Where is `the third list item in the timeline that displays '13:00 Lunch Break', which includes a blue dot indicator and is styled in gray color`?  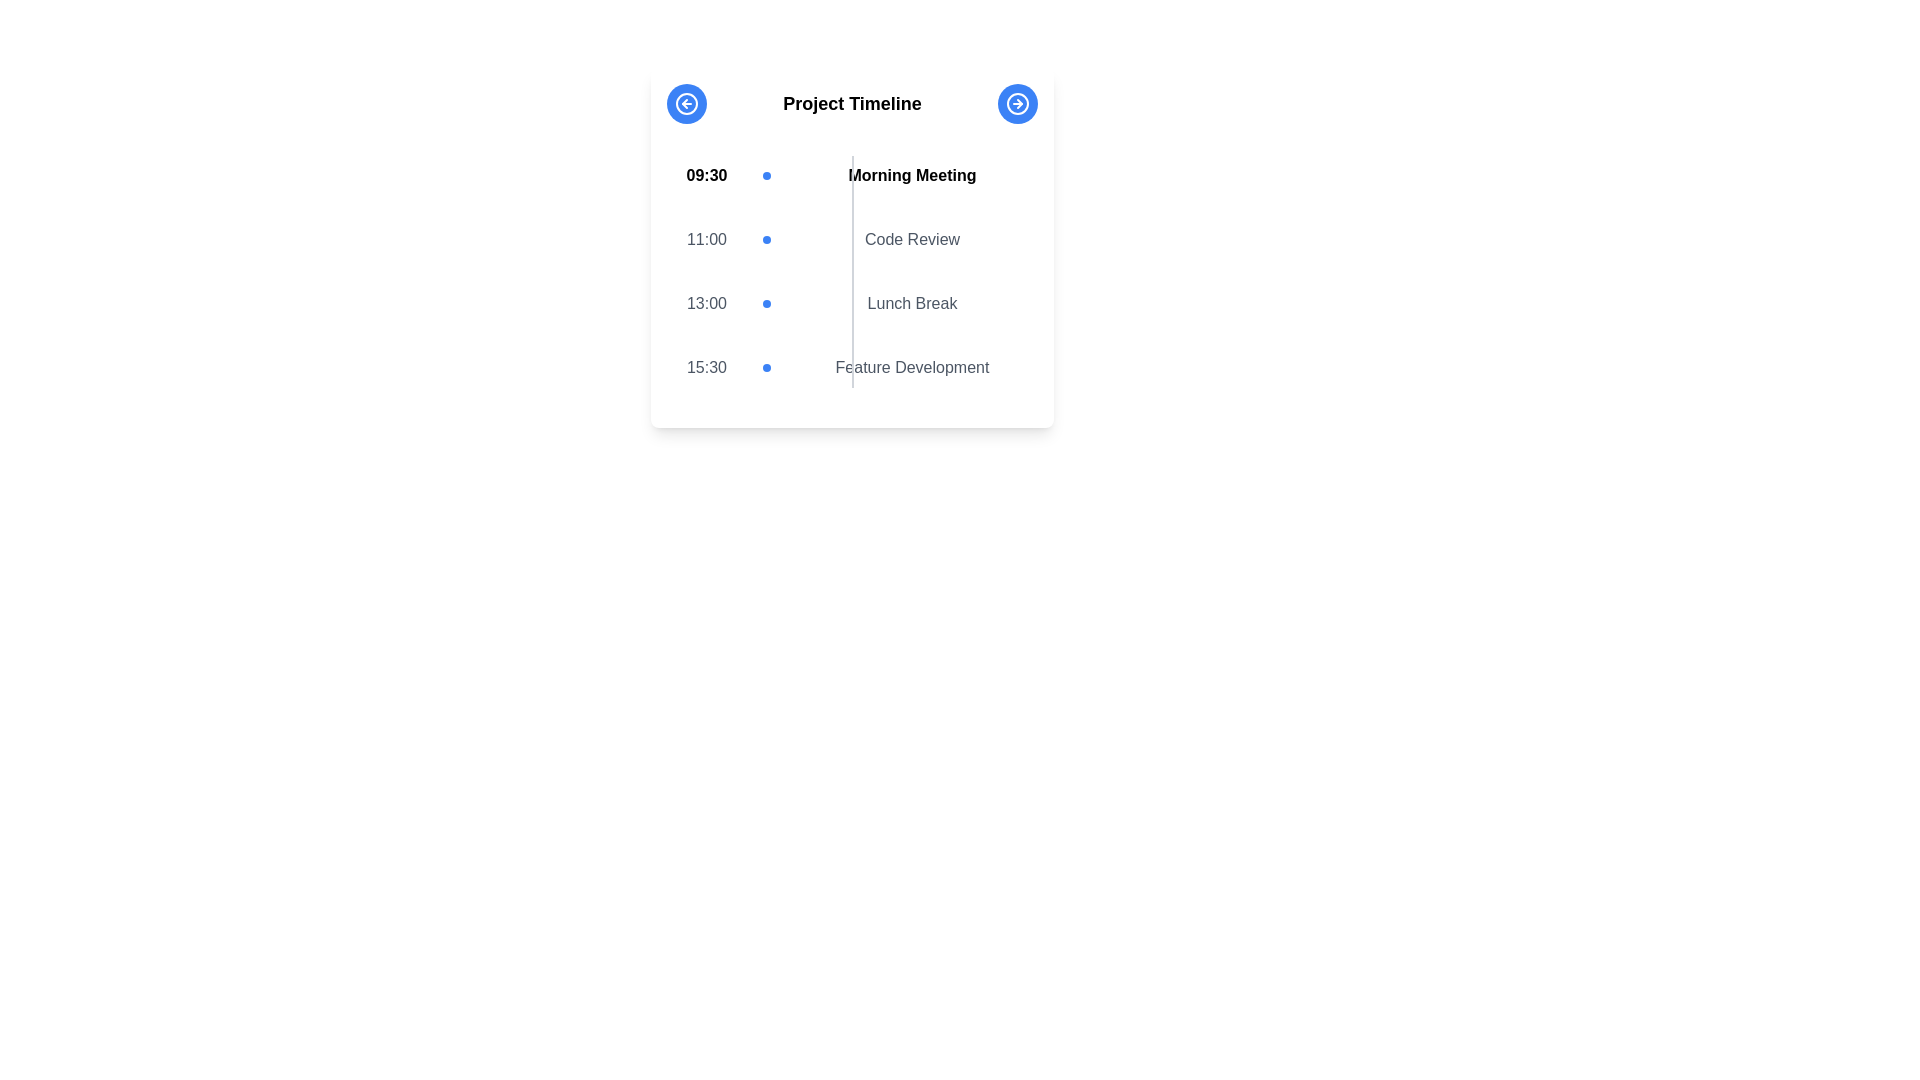 the third list item in the timeline that displays '13:00 Lunch Break', which includes a blue dot indicator and is styled in gray color is located at coordinates (852, 304).